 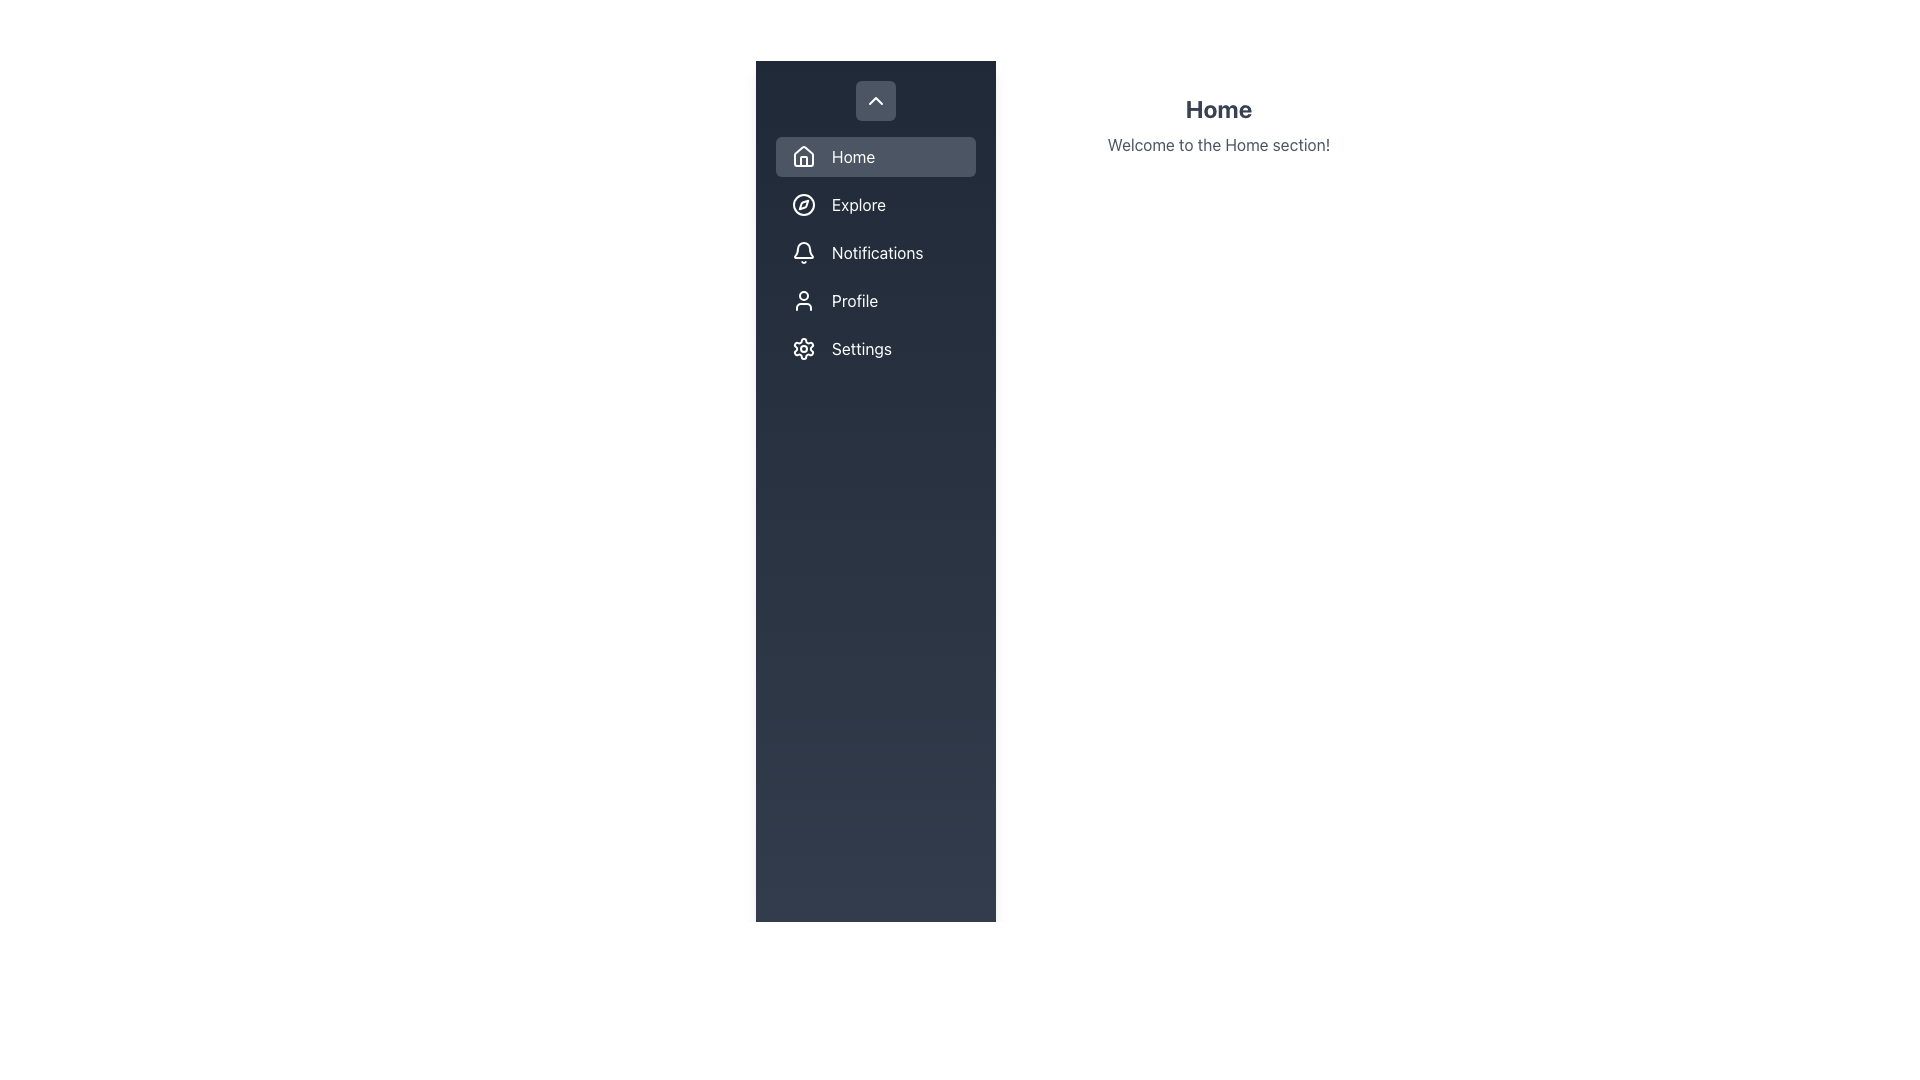 I want to click on the outlined bell icon located to the left of the 'Notifications' label in the dark vertical navigation panel, so click(x=804, y=252).